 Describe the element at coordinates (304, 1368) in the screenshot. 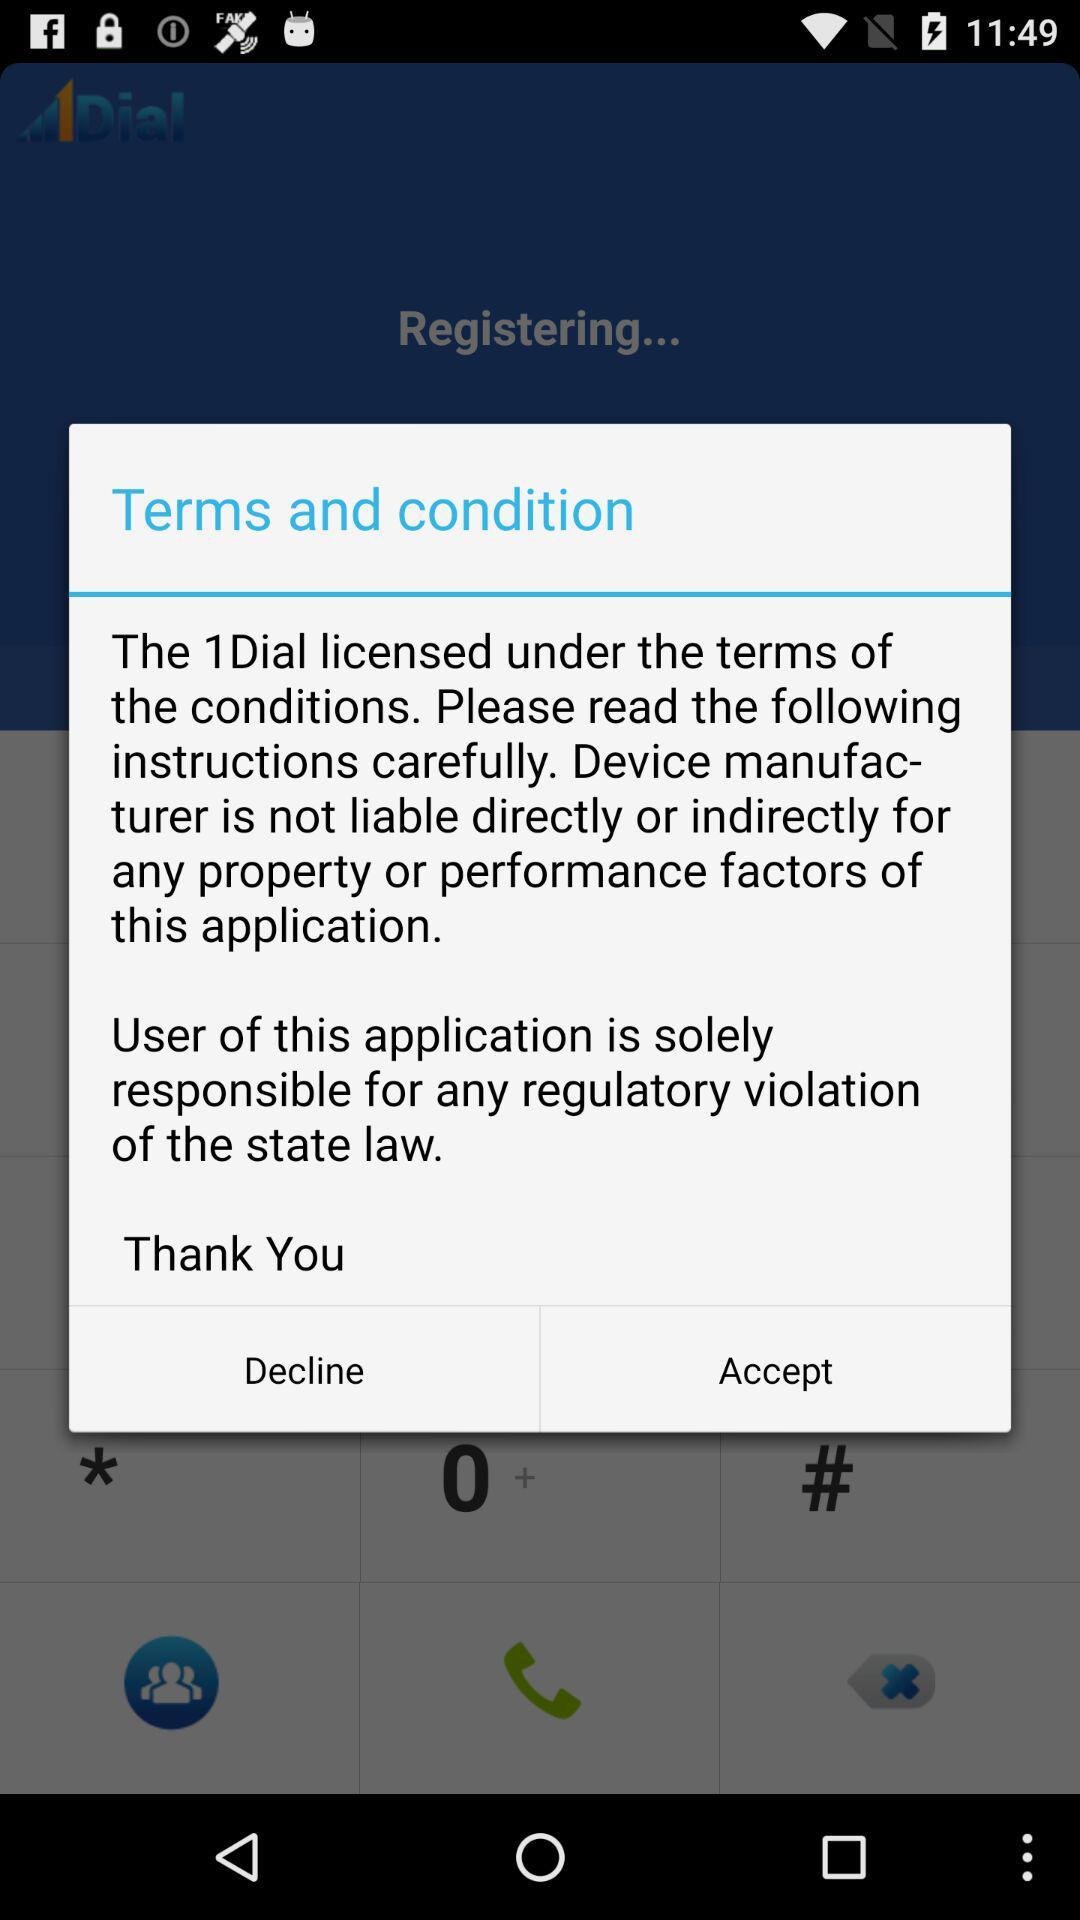

I see `the decline at the bottom left corner` at that location.